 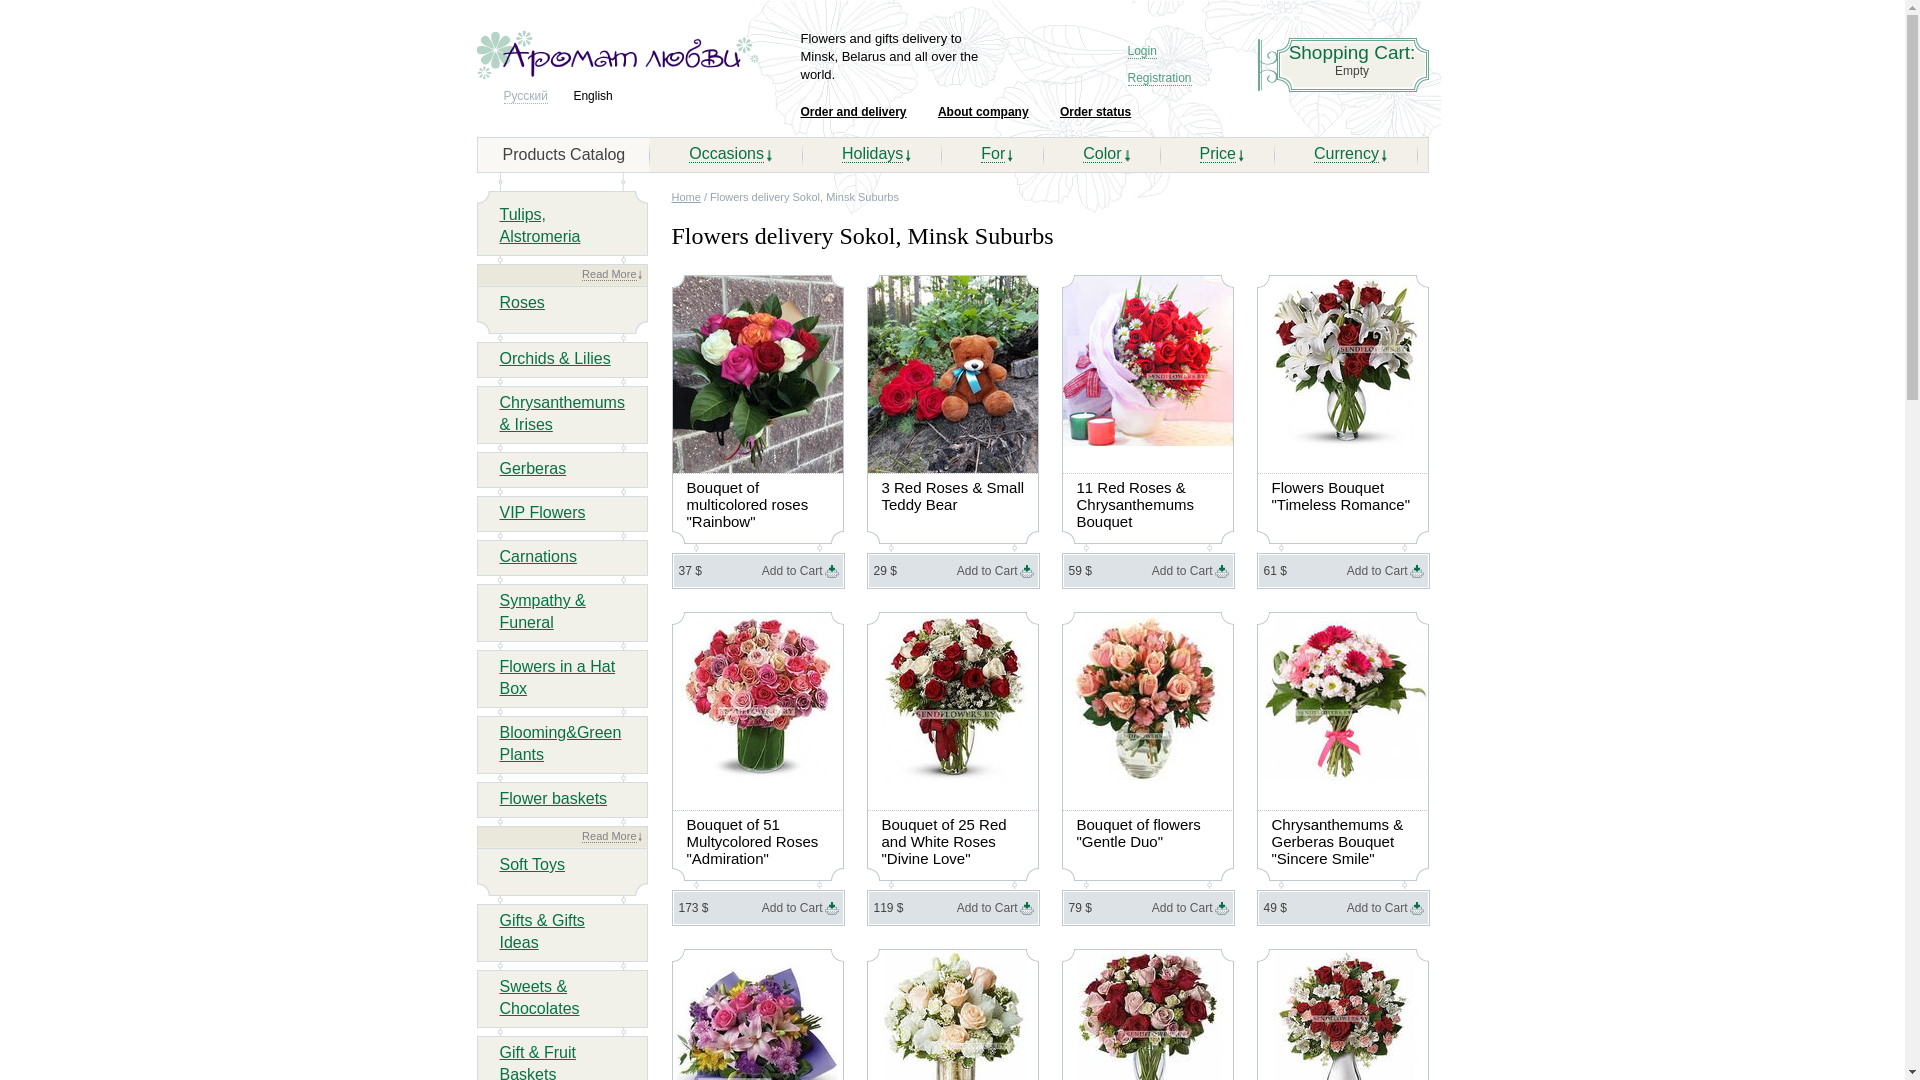 What do you see at coordinates (542, 931) in the screenshot?
I see `'Gifts & Gifts Ideas'` at bounding box center [542, 931].